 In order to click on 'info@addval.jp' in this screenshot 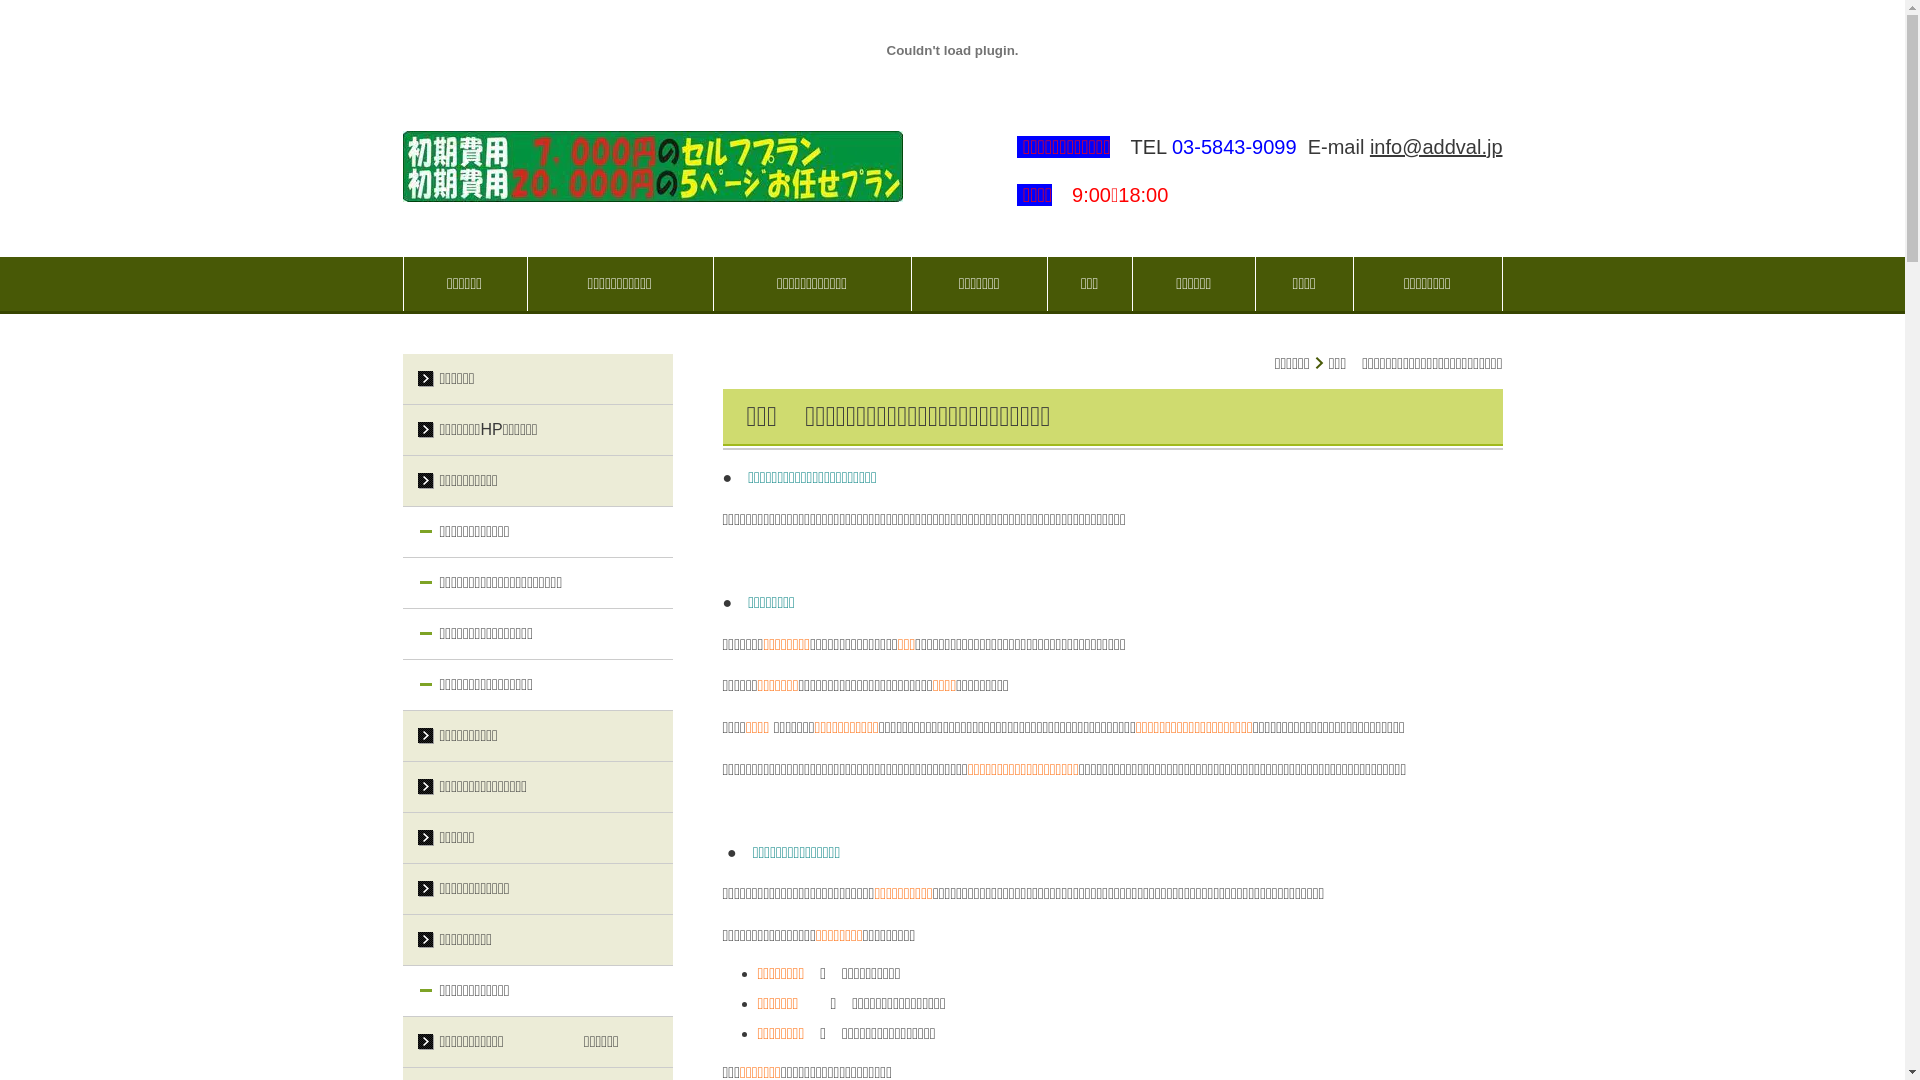, I will do `click(1368, 145)`.